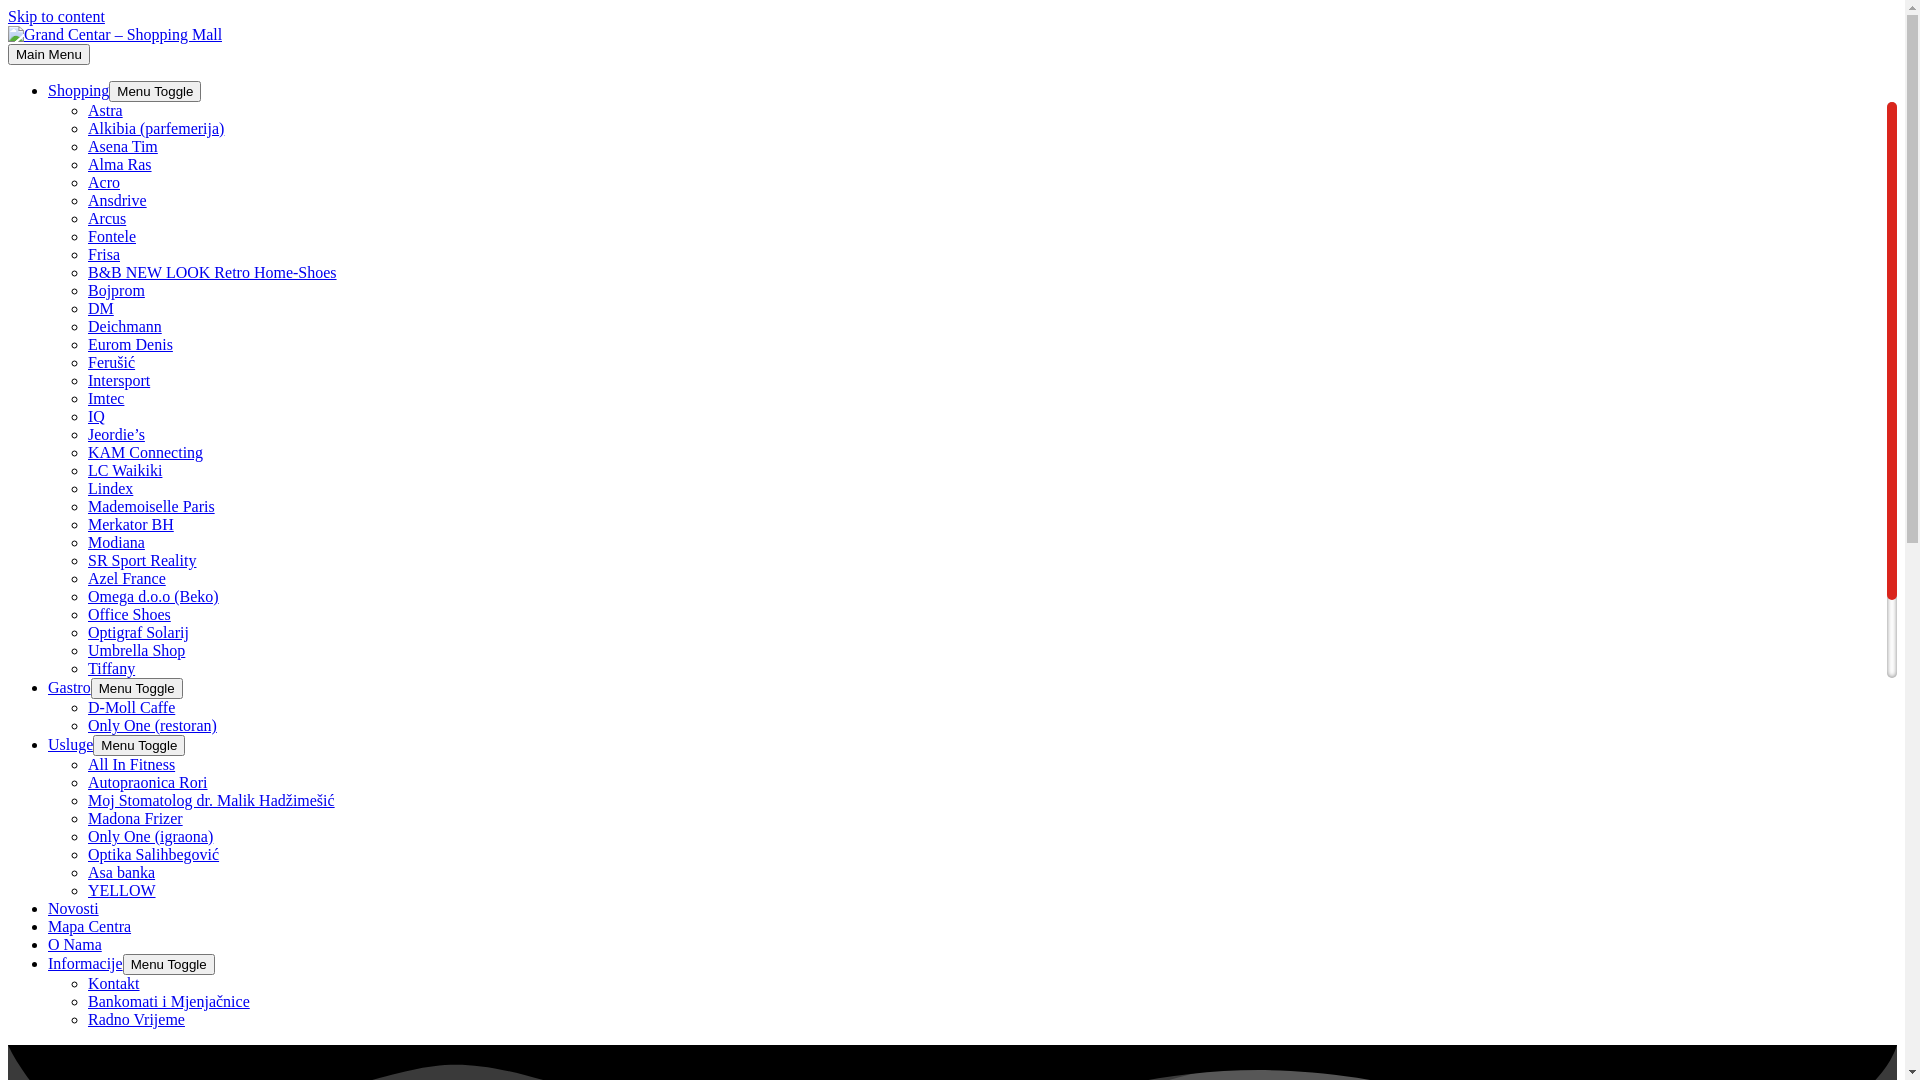 This screenshot has height=1080, width=1920. Describe the element at coordinates (86, 685) in the screenshot. I see `'Sport Vision'` at that location.